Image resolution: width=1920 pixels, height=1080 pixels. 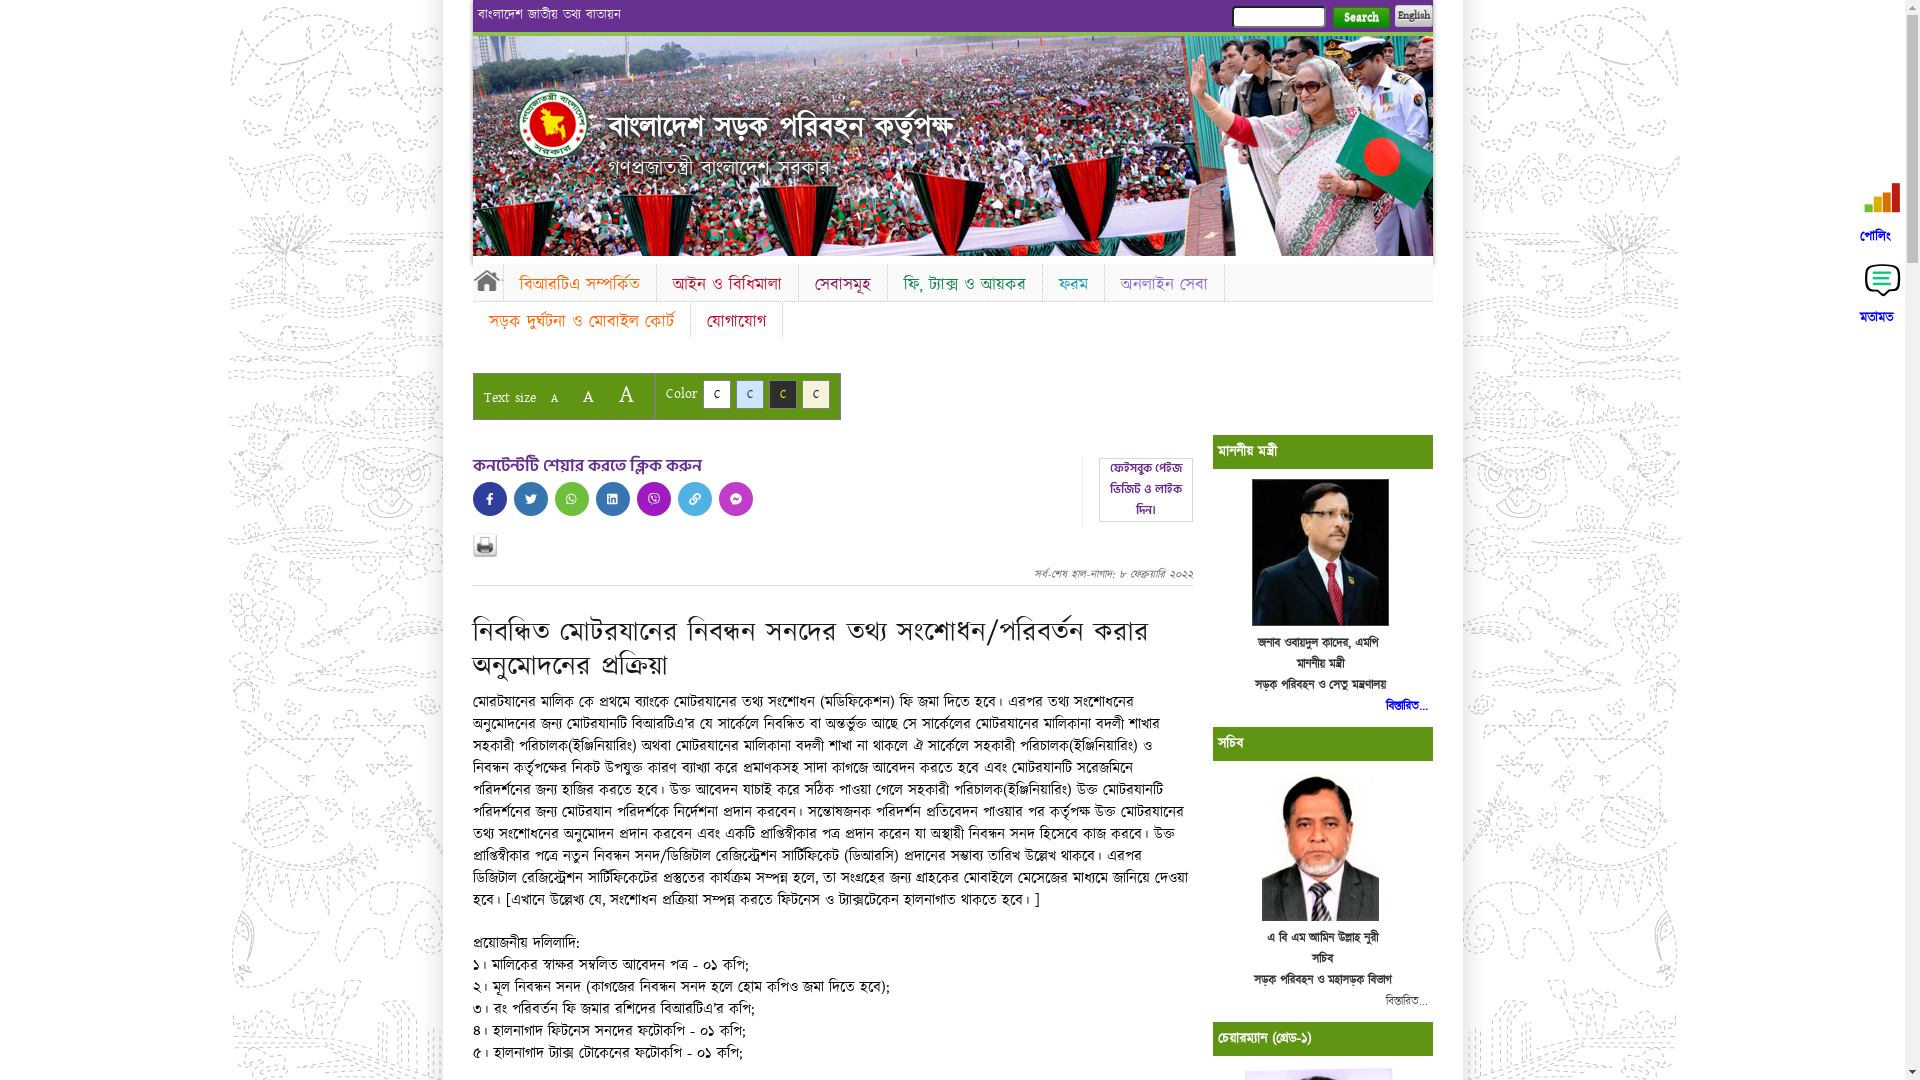 What do you see at coordinates (1360, 17) in the screenshot?
I see `'Search'` at bounding box center [1360, 17].